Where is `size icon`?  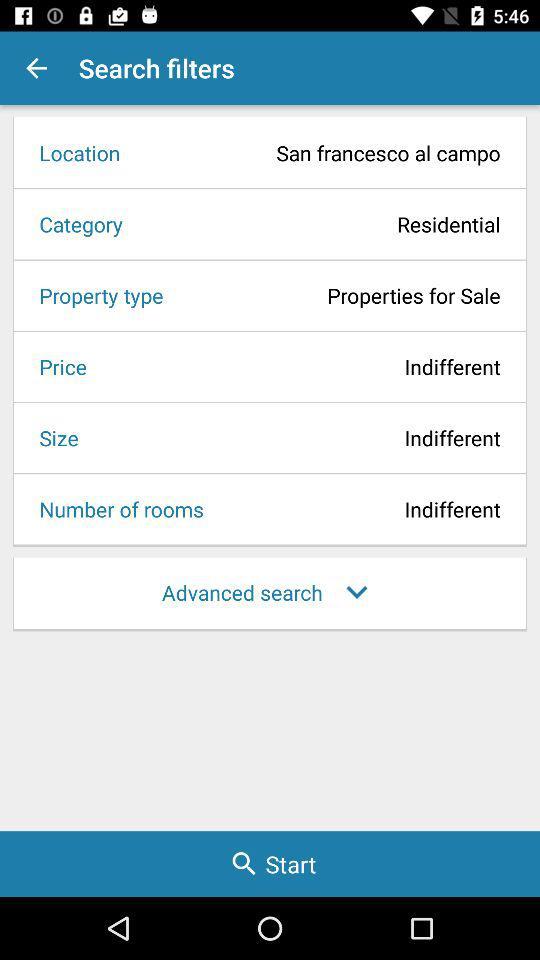
size icon is located at coordinates (52, 437).